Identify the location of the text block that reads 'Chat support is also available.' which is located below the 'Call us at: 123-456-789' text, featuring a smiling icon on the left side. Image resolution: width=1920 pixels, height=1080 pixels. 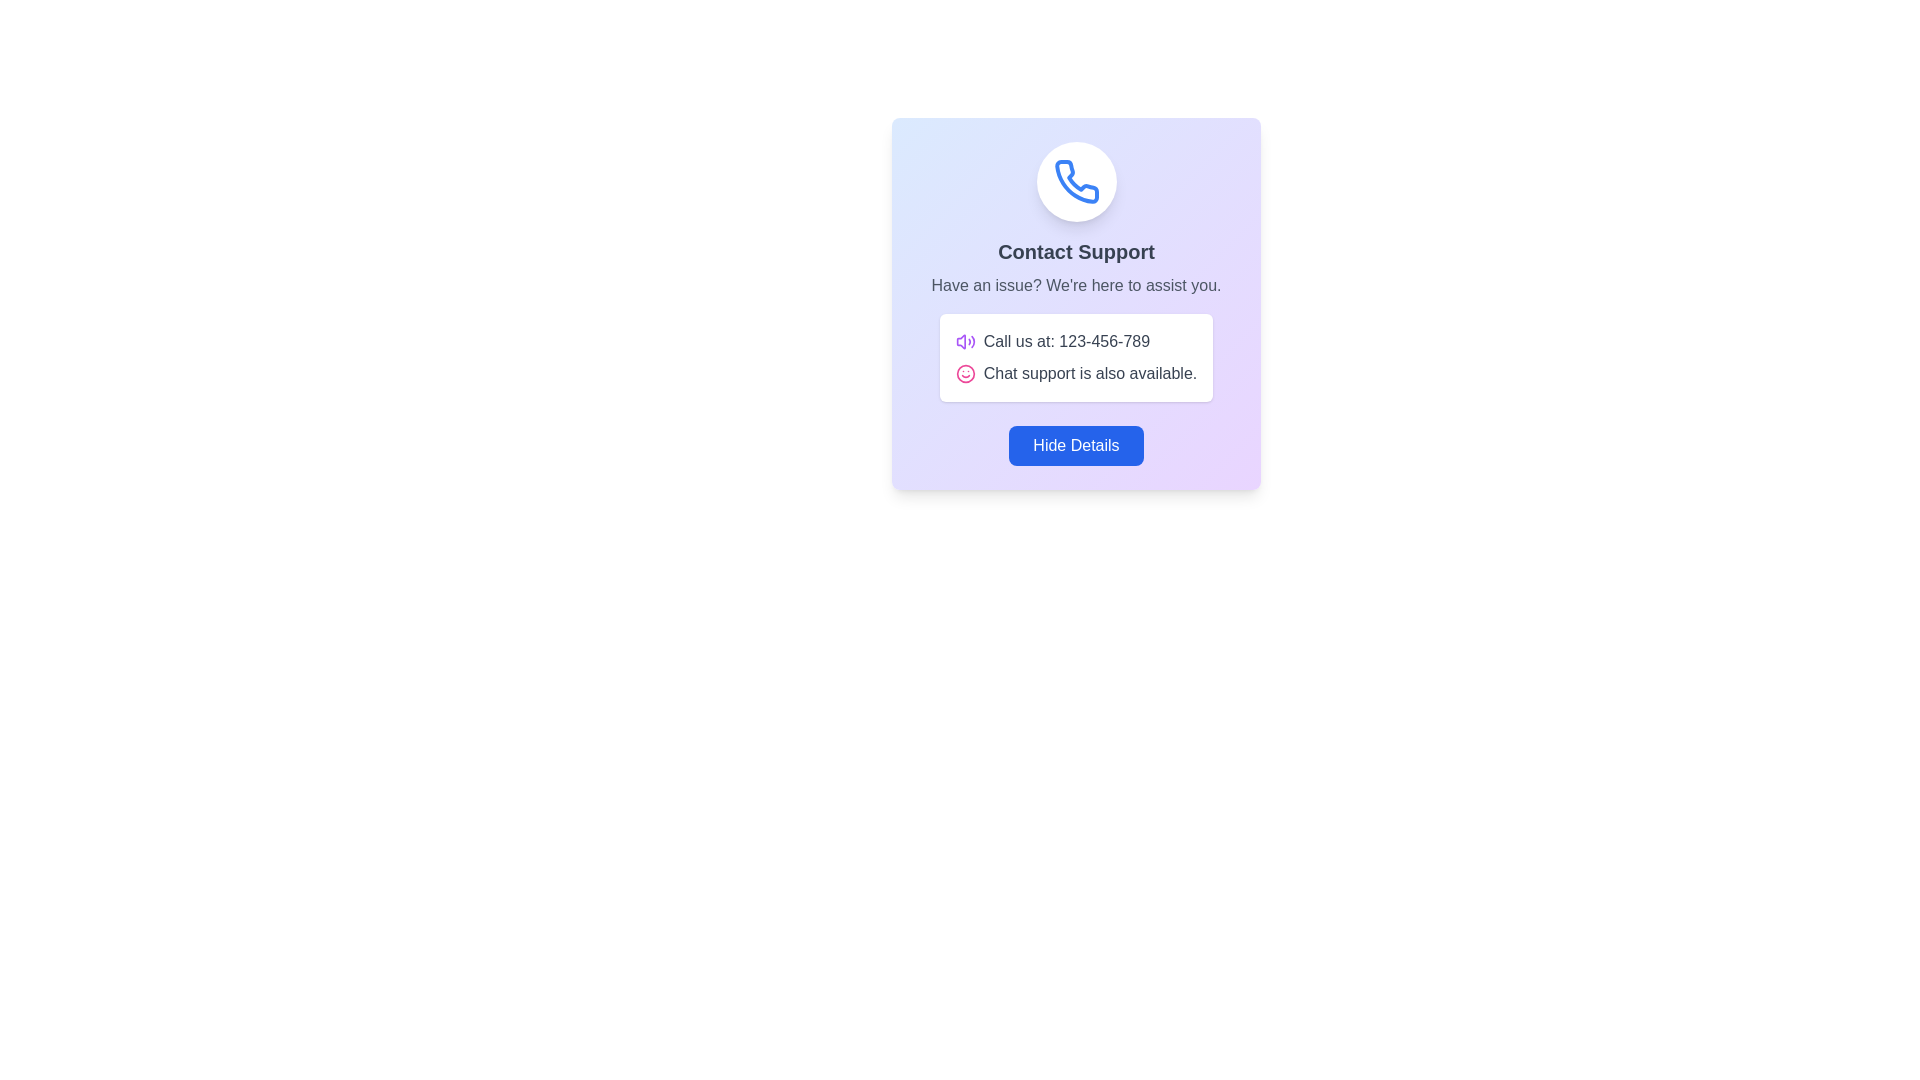
(1075, 374).